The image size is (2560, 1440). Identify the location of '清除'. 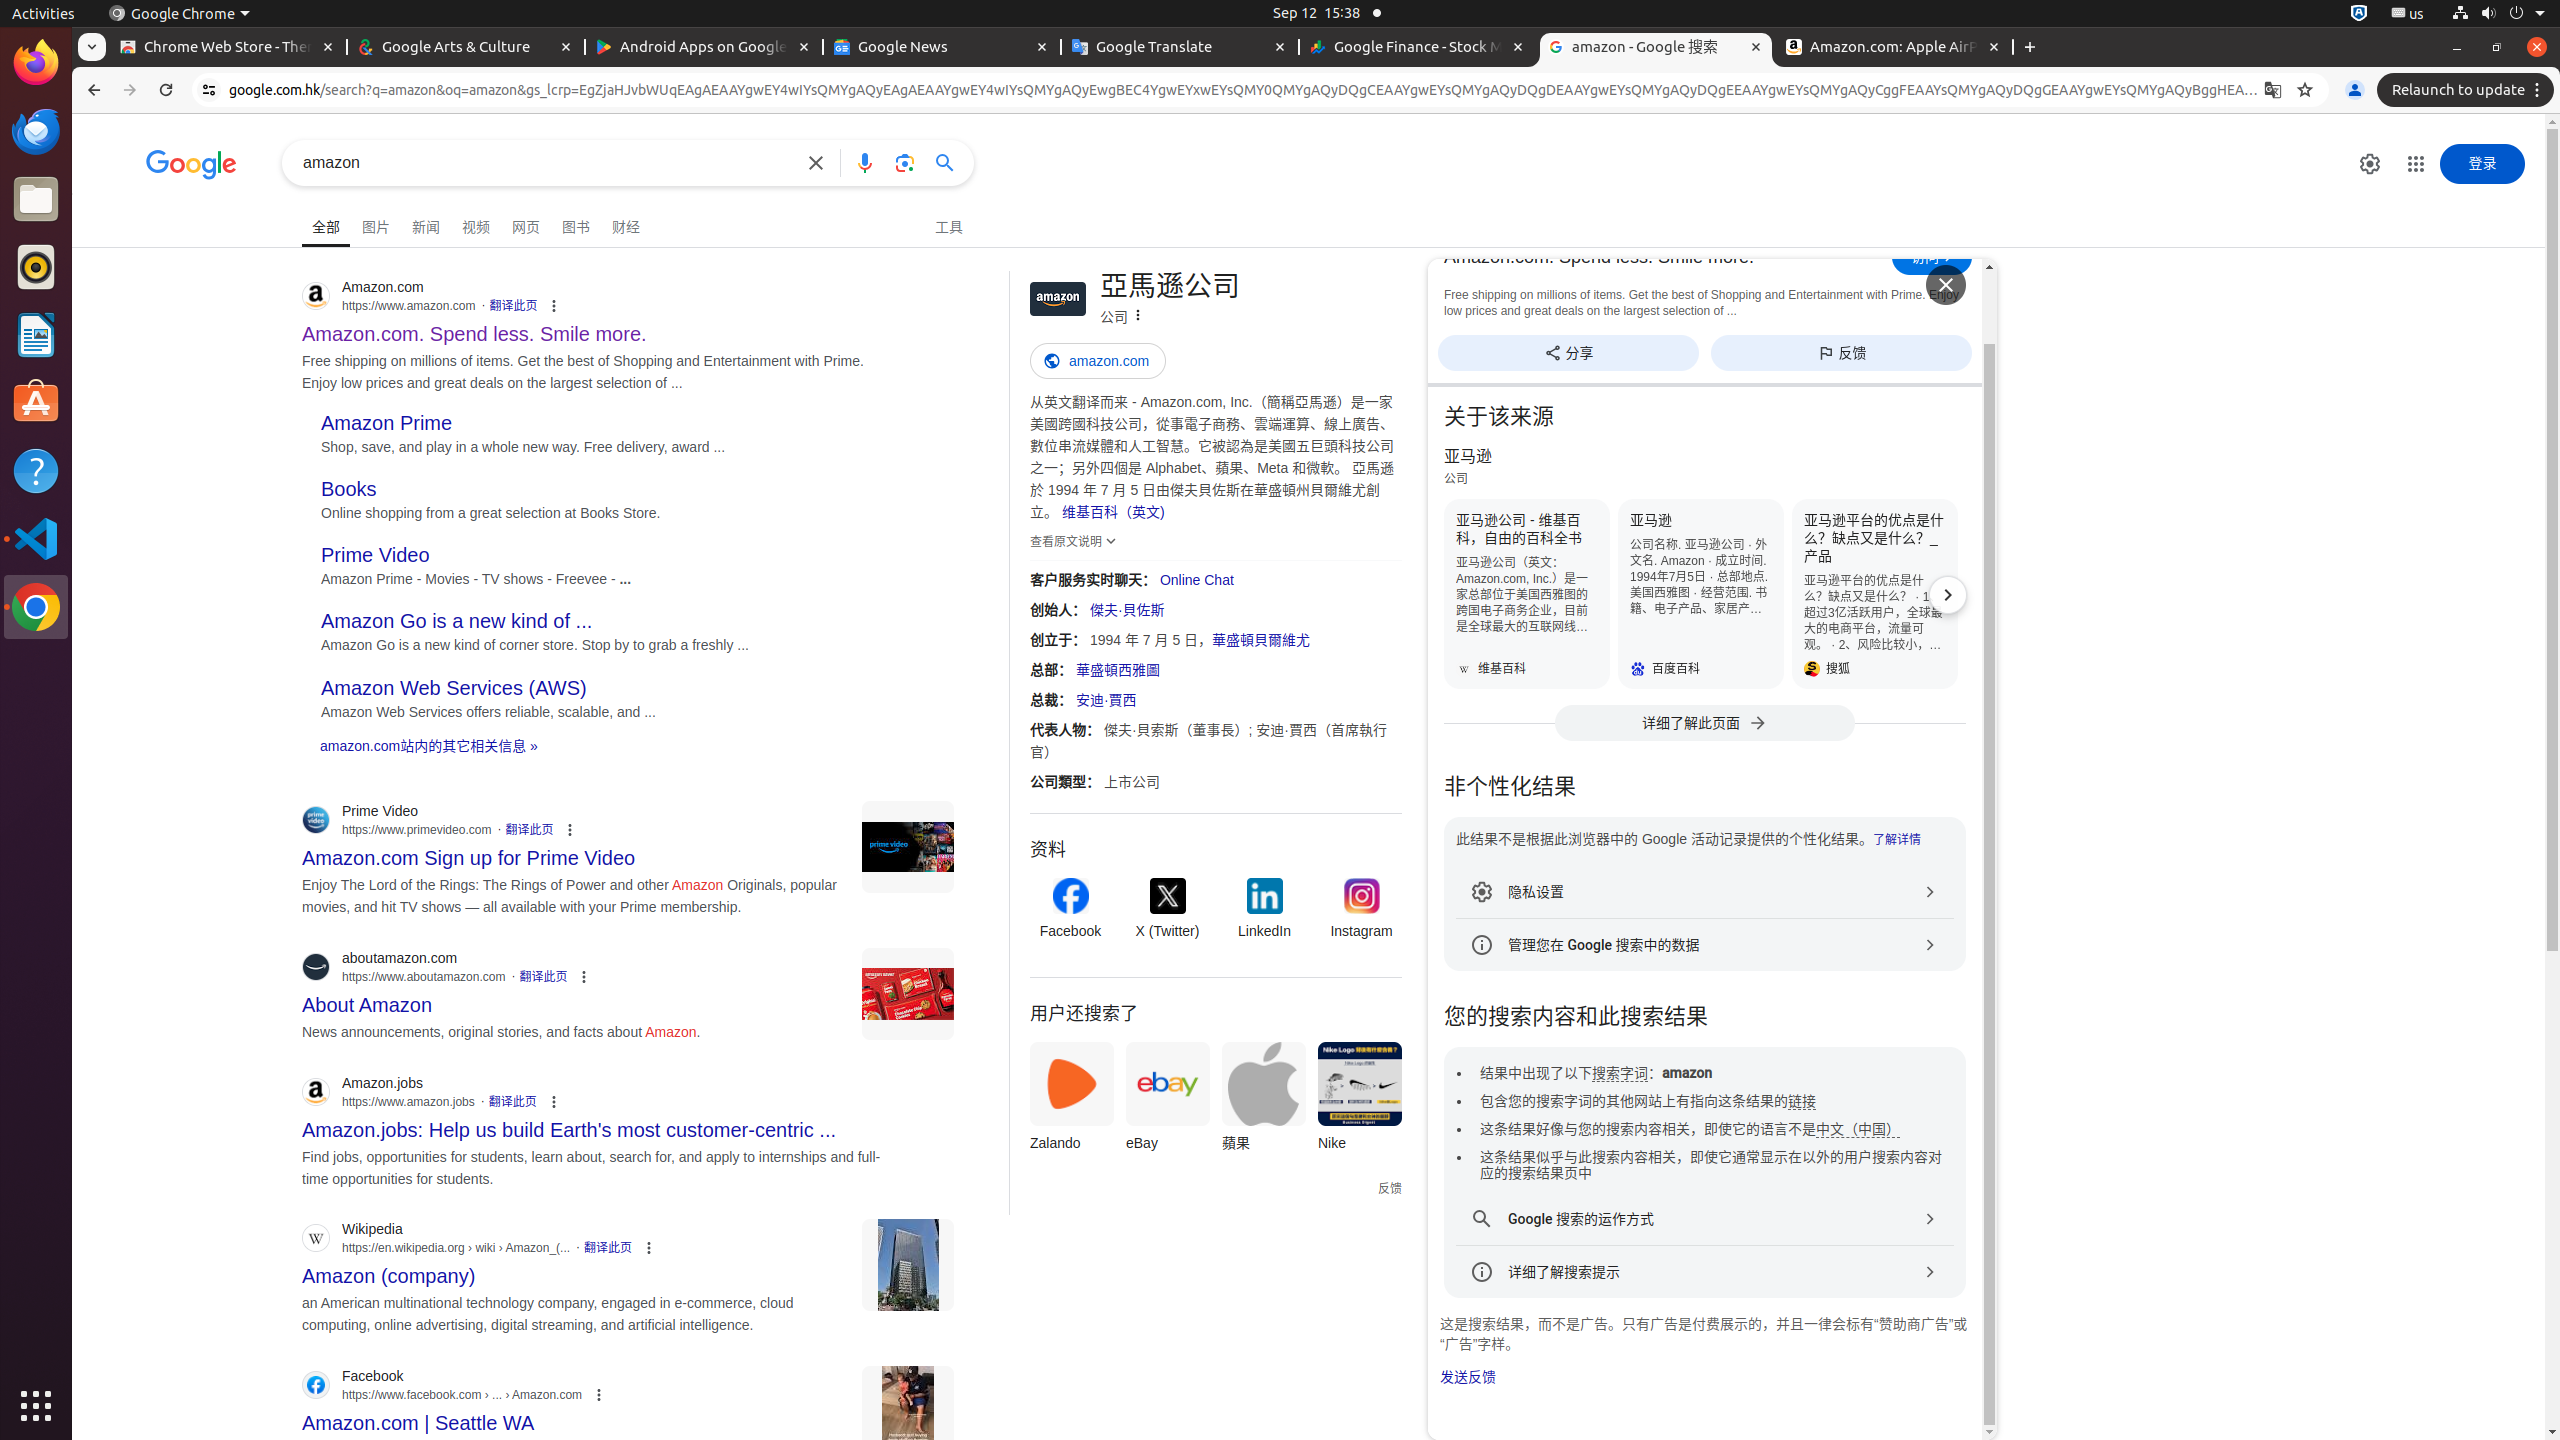
(815, 162).